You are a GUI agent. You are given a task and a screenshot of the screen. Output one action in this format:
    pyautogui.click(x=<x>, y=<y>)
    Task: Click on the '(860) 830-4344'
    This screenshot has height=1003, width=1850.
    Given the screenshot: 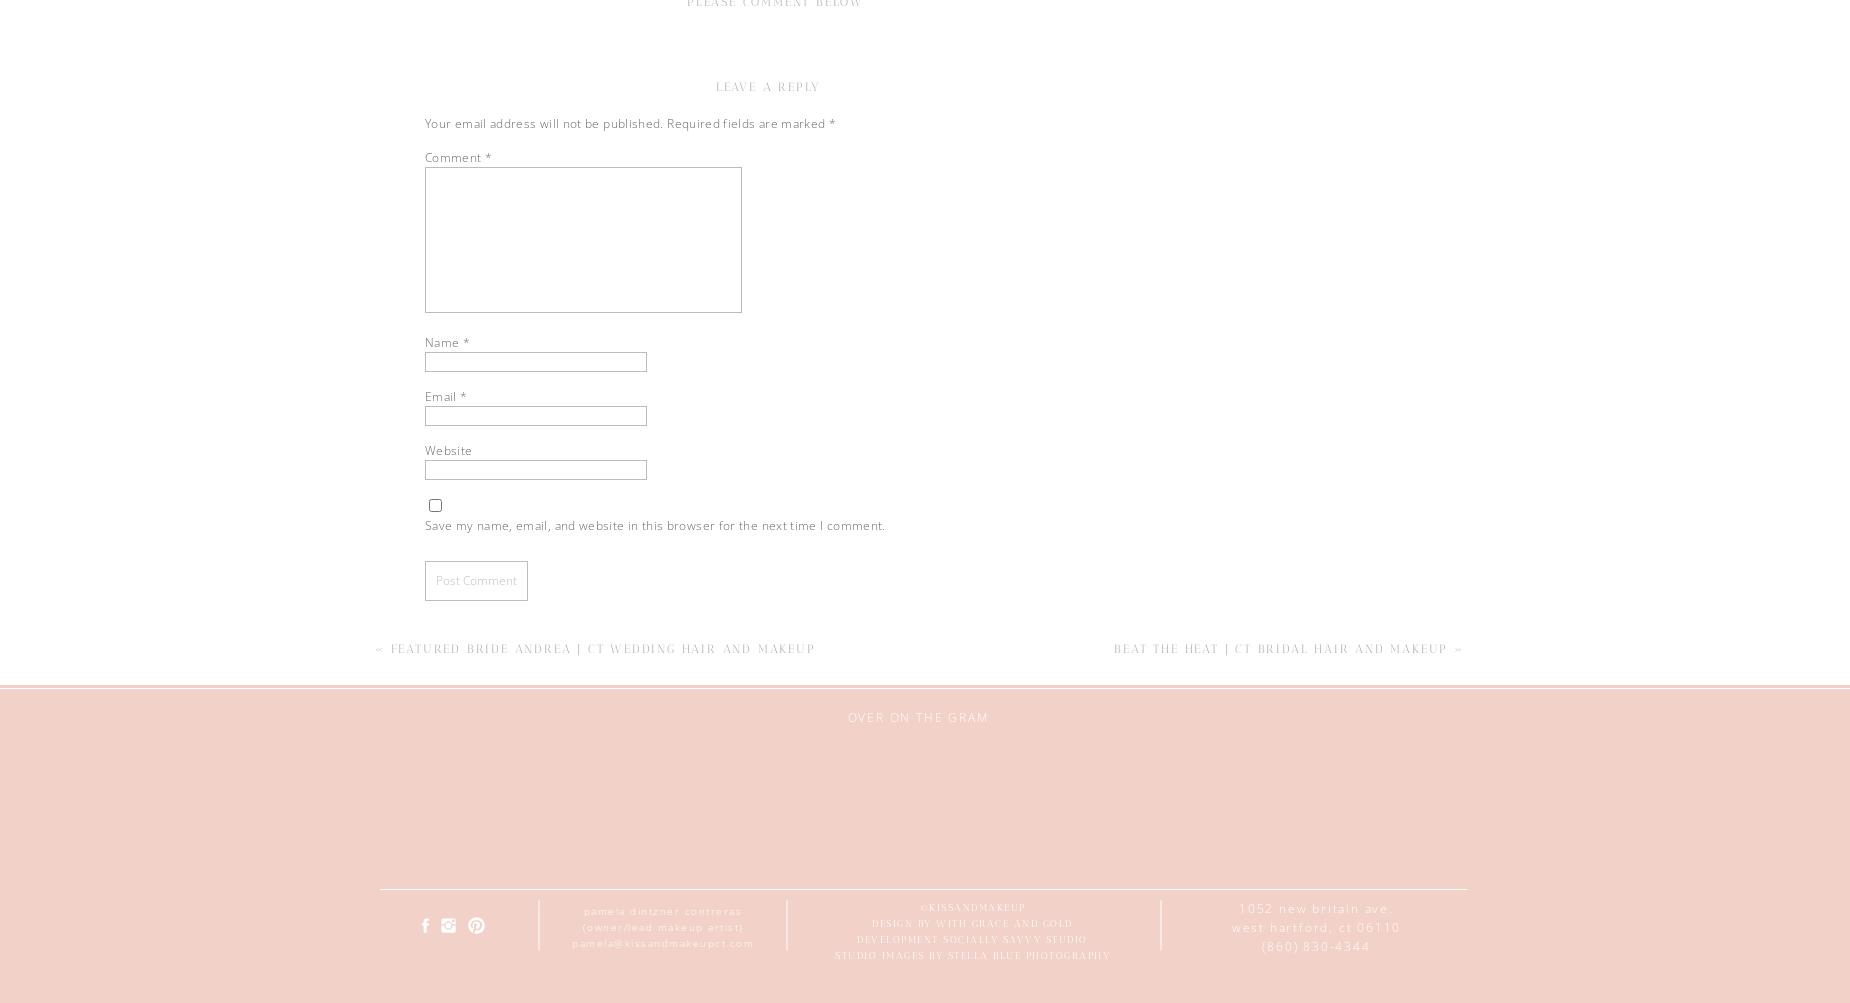 What is the action you would take?
    pyautogui.click(x=1315, y=945)
    